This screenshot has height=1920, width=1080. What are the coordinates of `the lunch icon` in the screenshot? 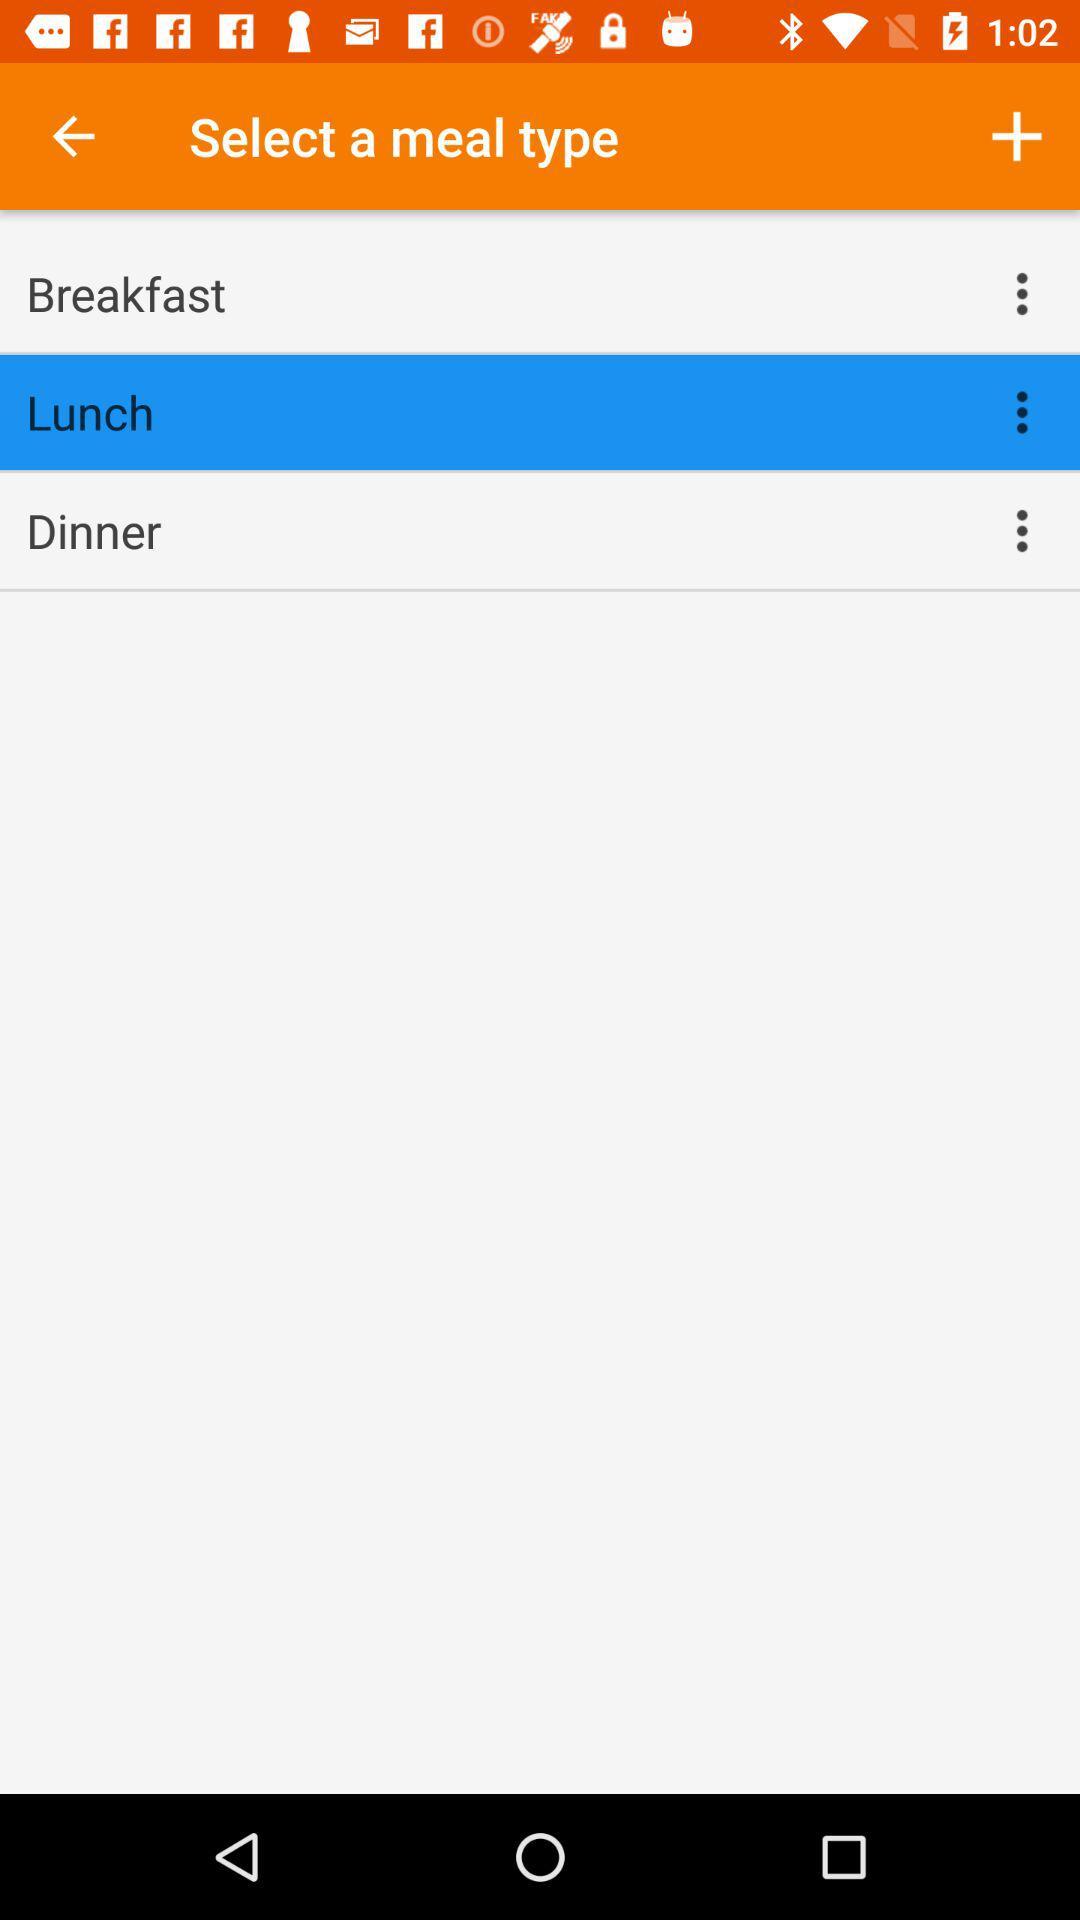 It's located at (495, 411).